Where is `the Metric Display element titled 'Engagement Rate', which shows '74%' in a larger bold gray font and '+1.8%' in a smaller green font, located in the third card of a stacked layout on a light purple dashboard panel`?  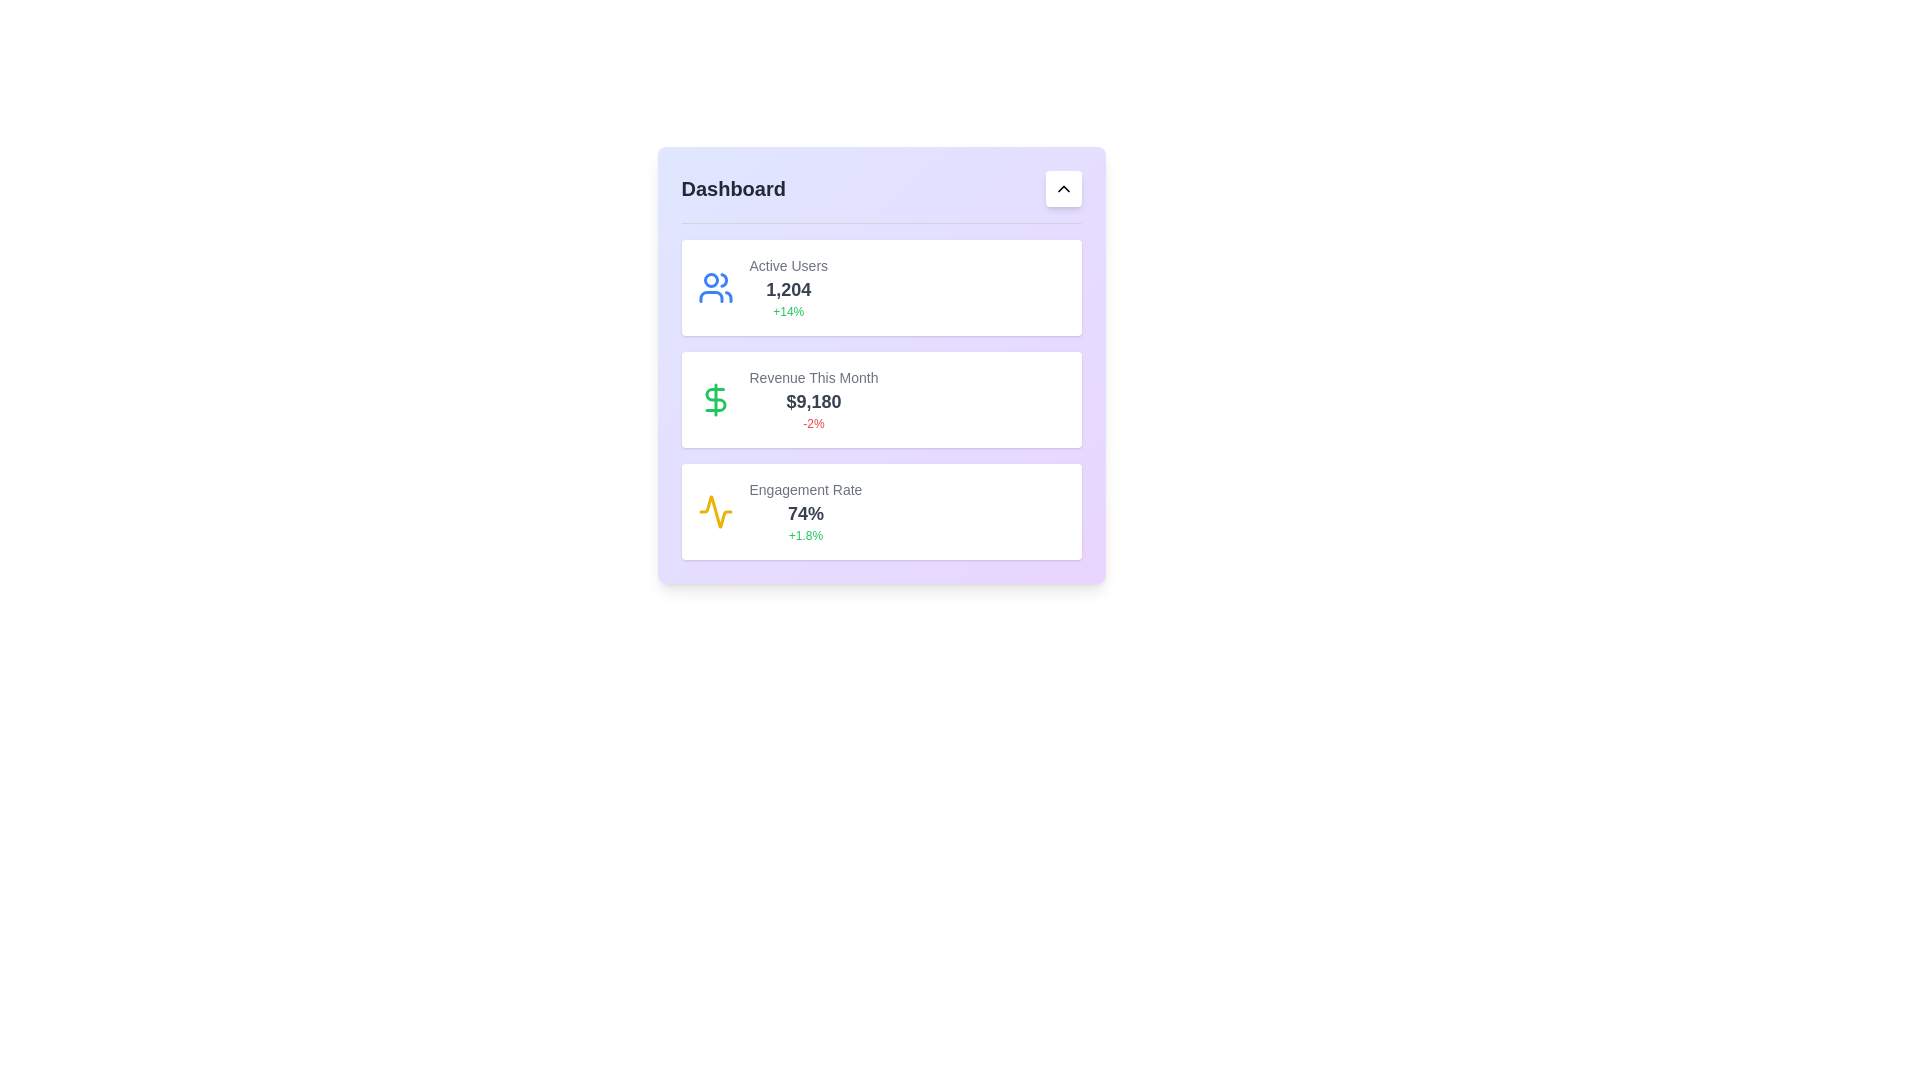
the Metric Display element titled 'Engagement Rate', which shows '74%' in a larger bold gray font and '+1.8%' in a smaller green font, located in the third card of a stacked layout on a light purple dashboard panel is located at coordinates (806, 511).